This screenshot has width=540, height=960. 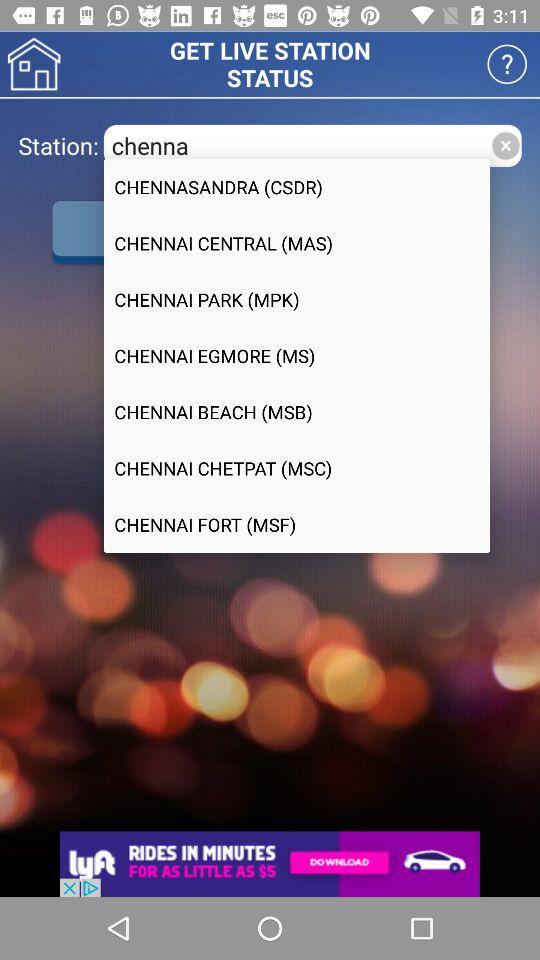 I want to click on the help icon, so click(x=507, y=64).